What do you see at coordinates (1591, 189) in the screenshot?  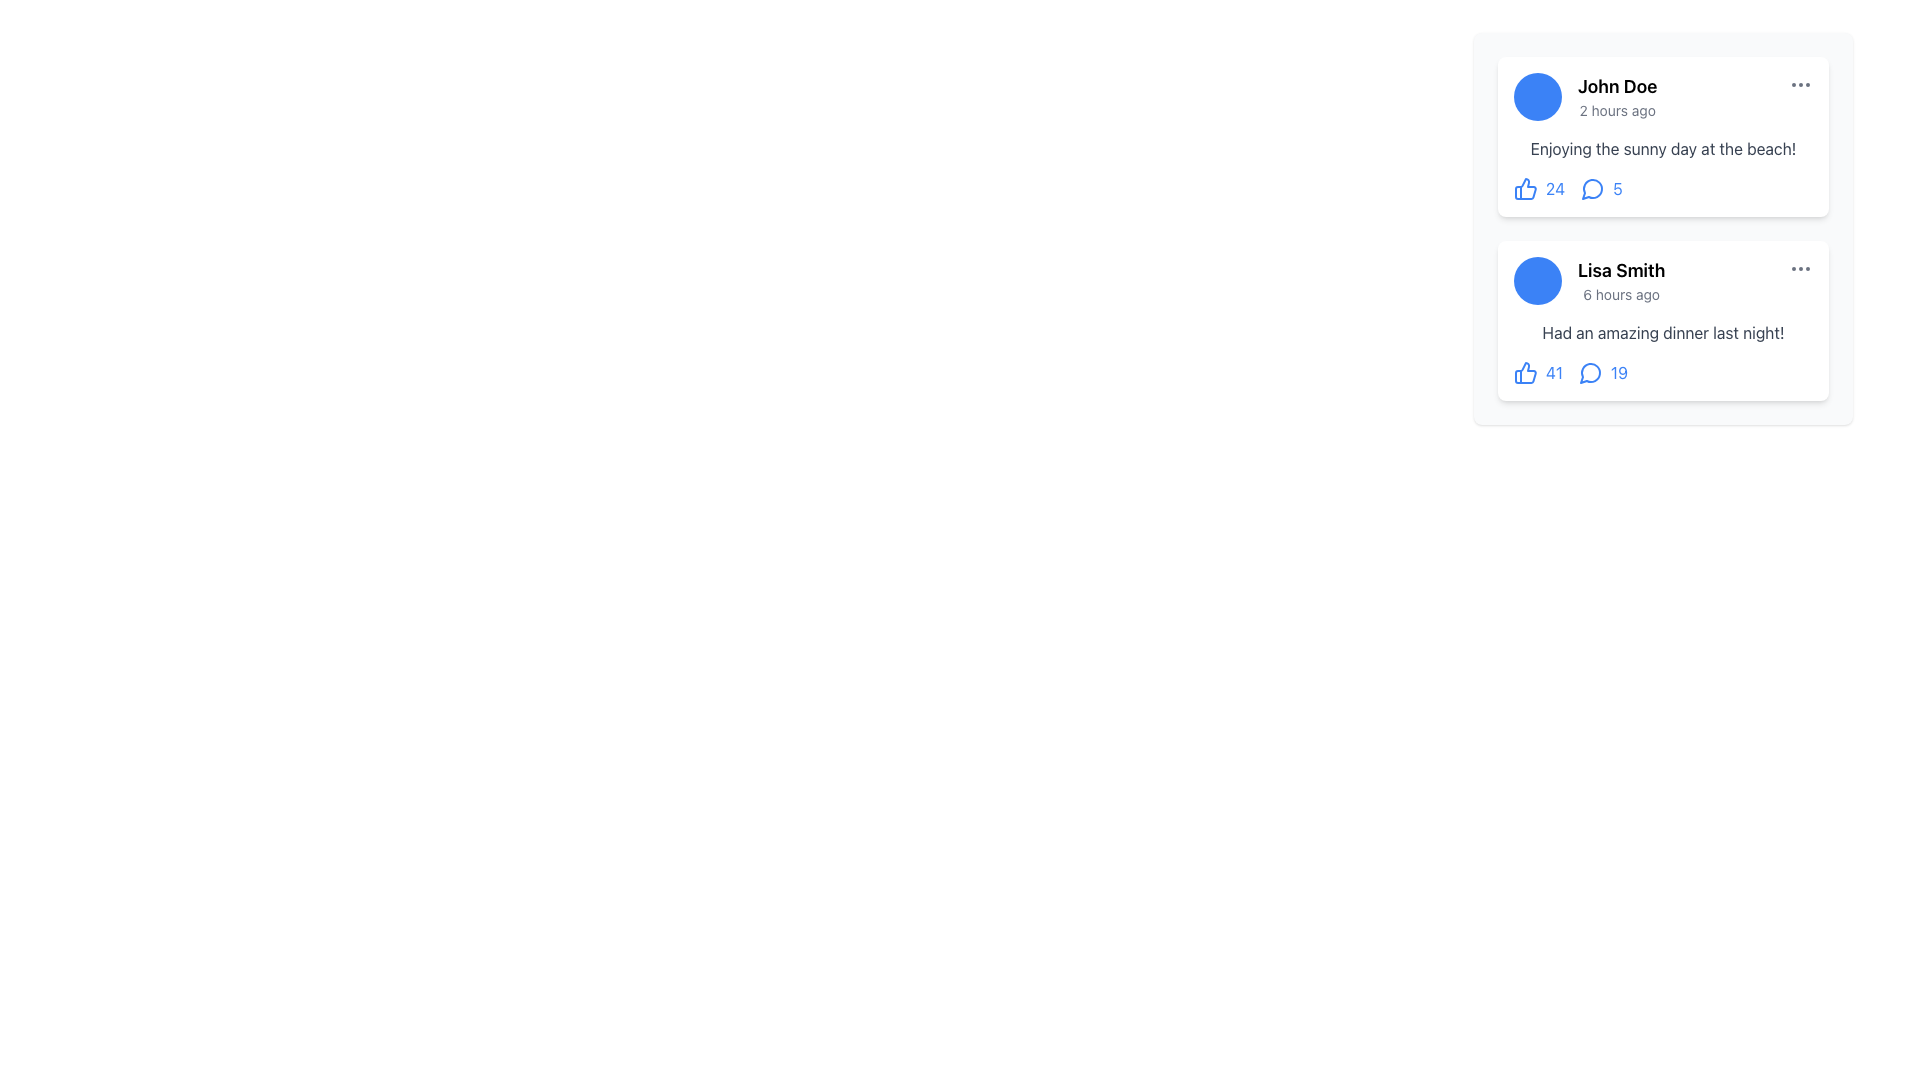 I see `the small circular blue speech bubble icon button located in the horizontal row of action icons, which is positioned to the right of the like button and to the left of another numerical count` at bounding box center [1591, 189].